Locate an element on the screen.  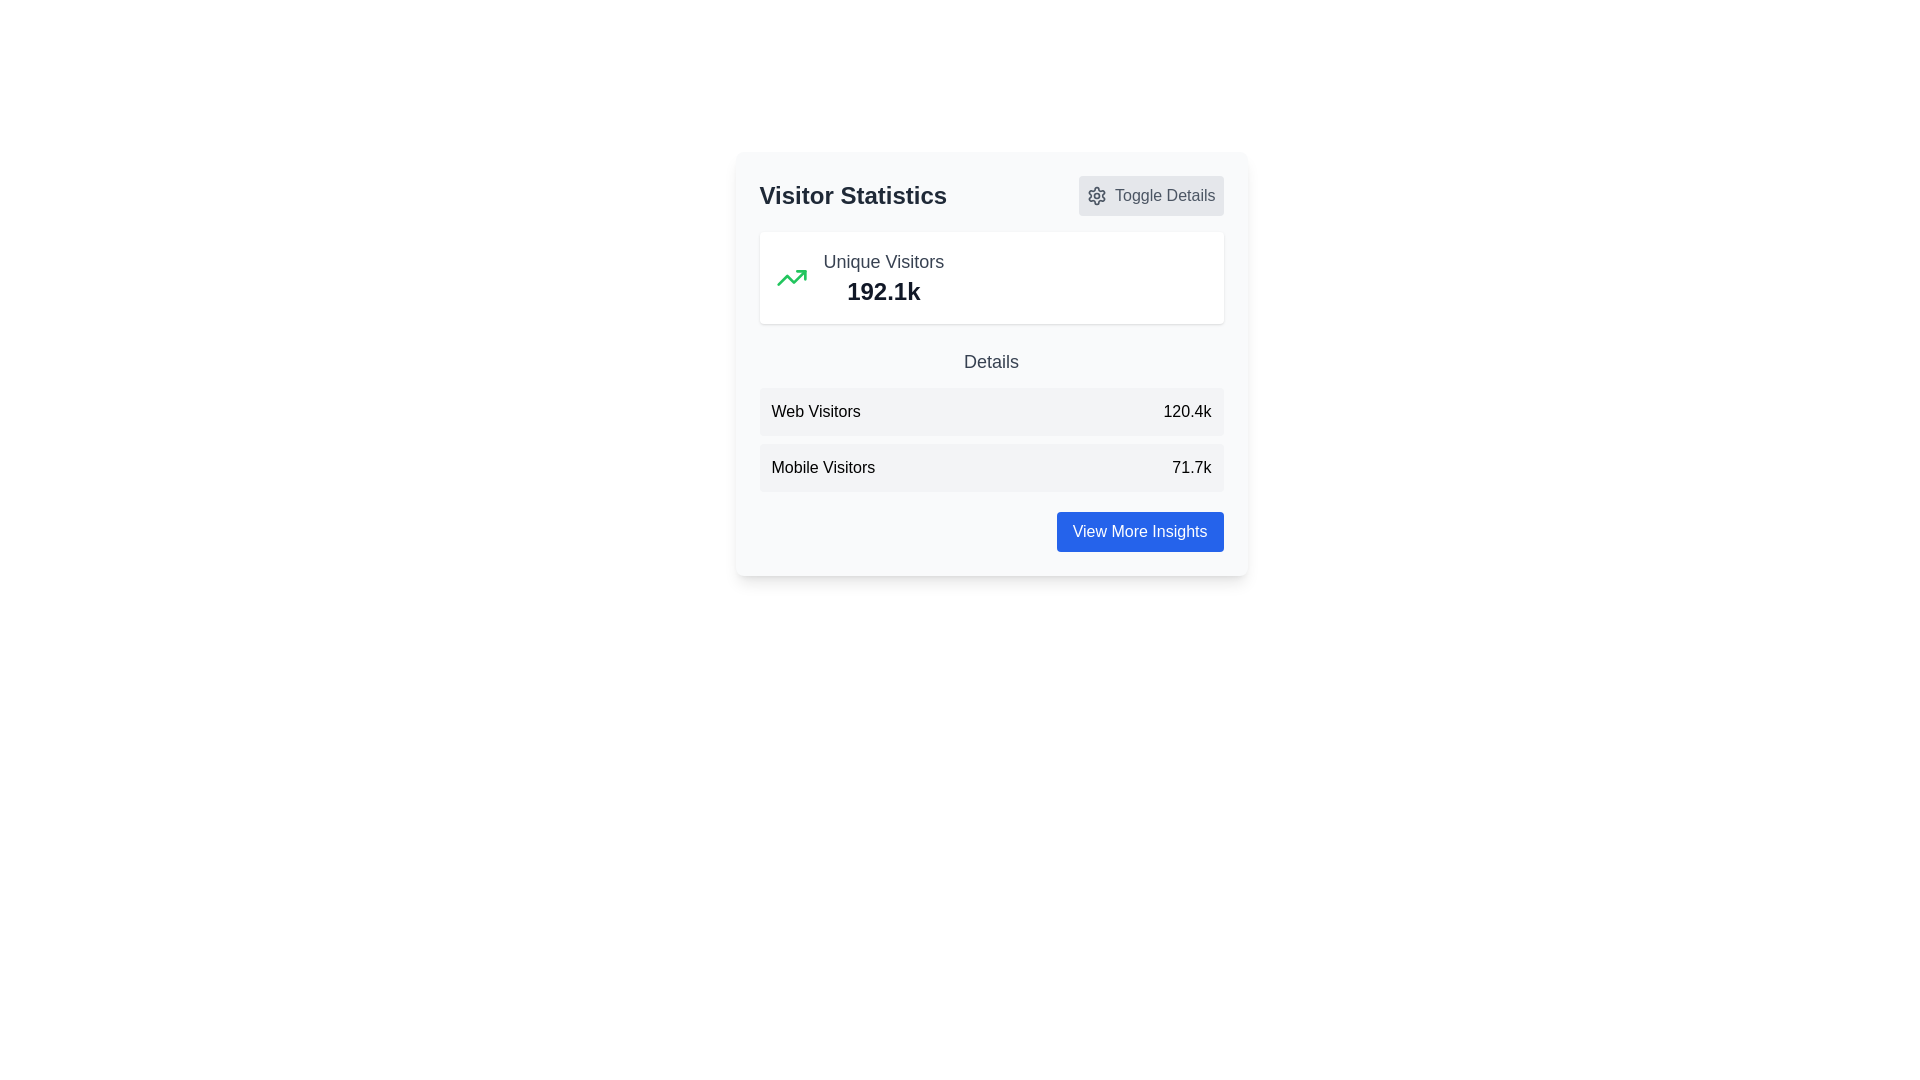
the green upward trend line icon located in the 'Unique Visitors' segment, positioned above the numerical data '192.1k' is located at coordinates (790, 277).